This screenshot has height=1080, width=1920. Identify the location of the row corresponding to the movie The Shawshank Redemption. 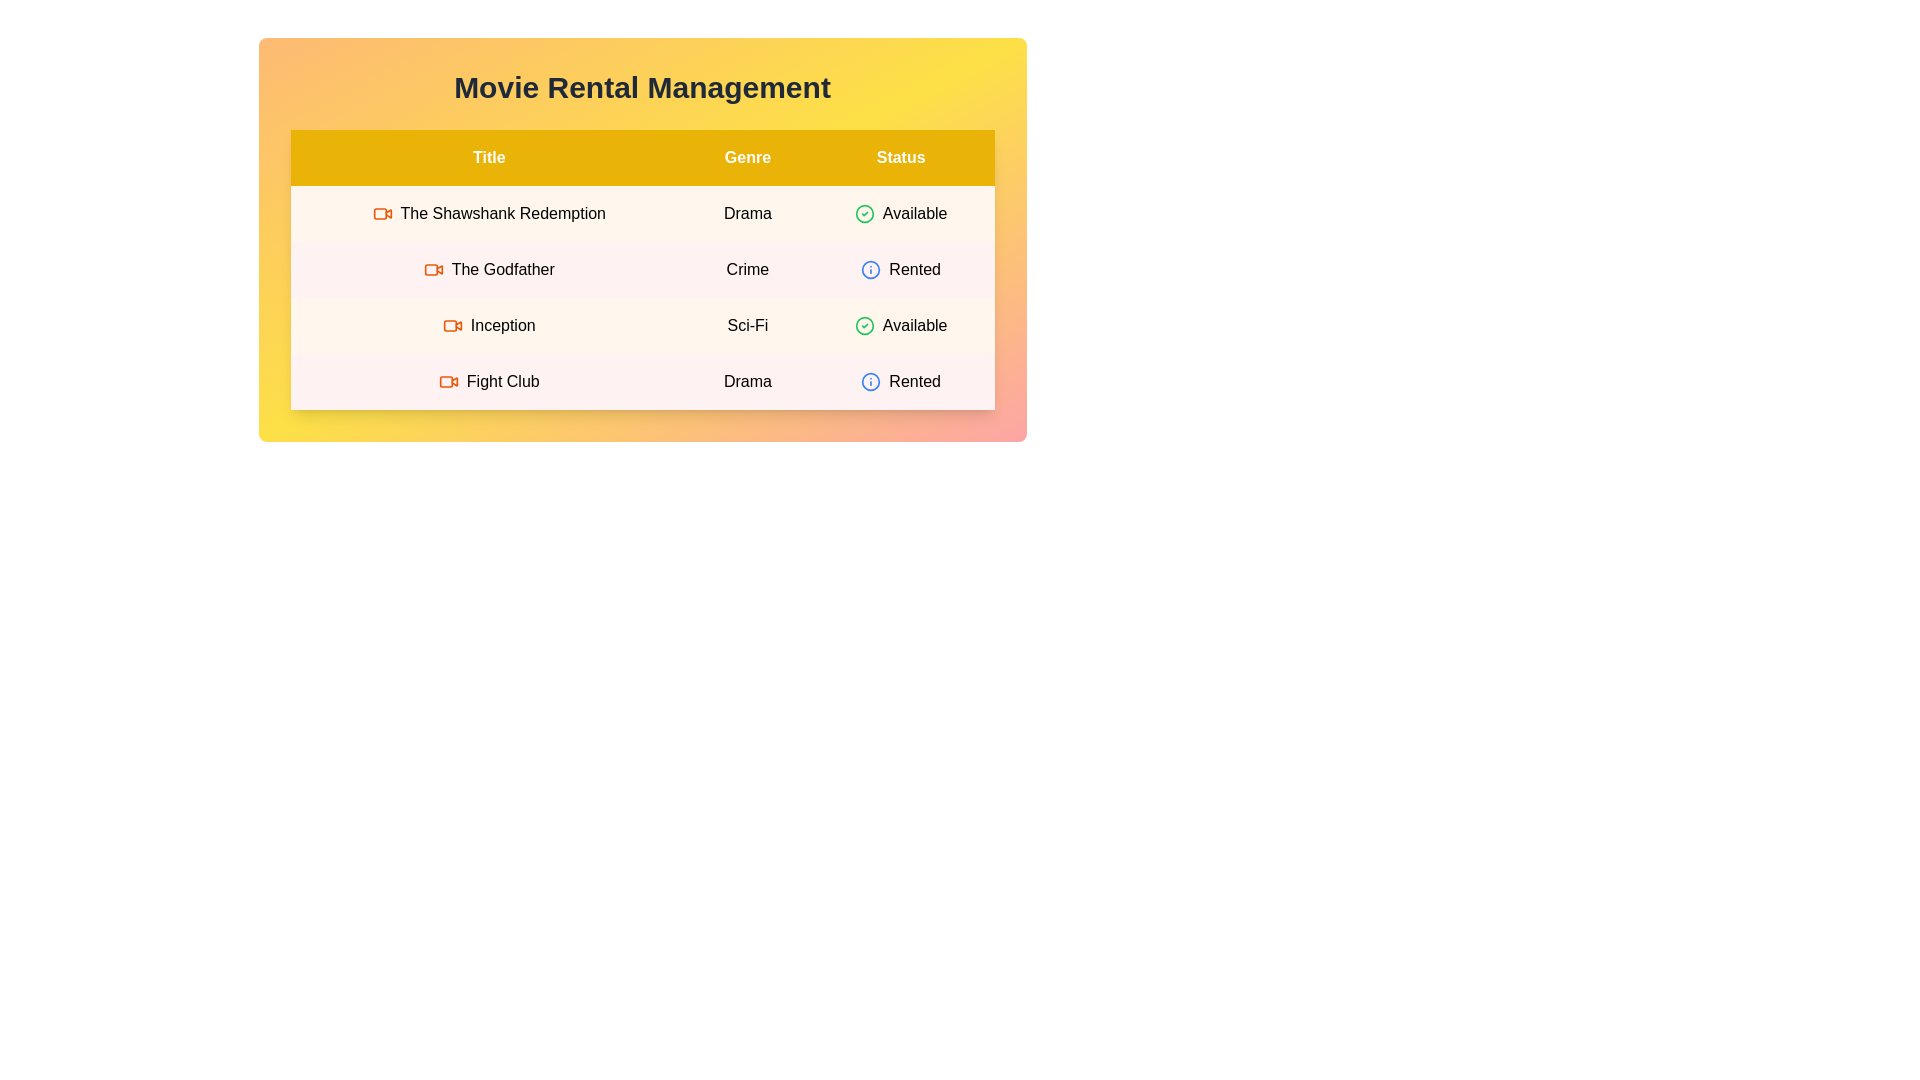
(642, 213).